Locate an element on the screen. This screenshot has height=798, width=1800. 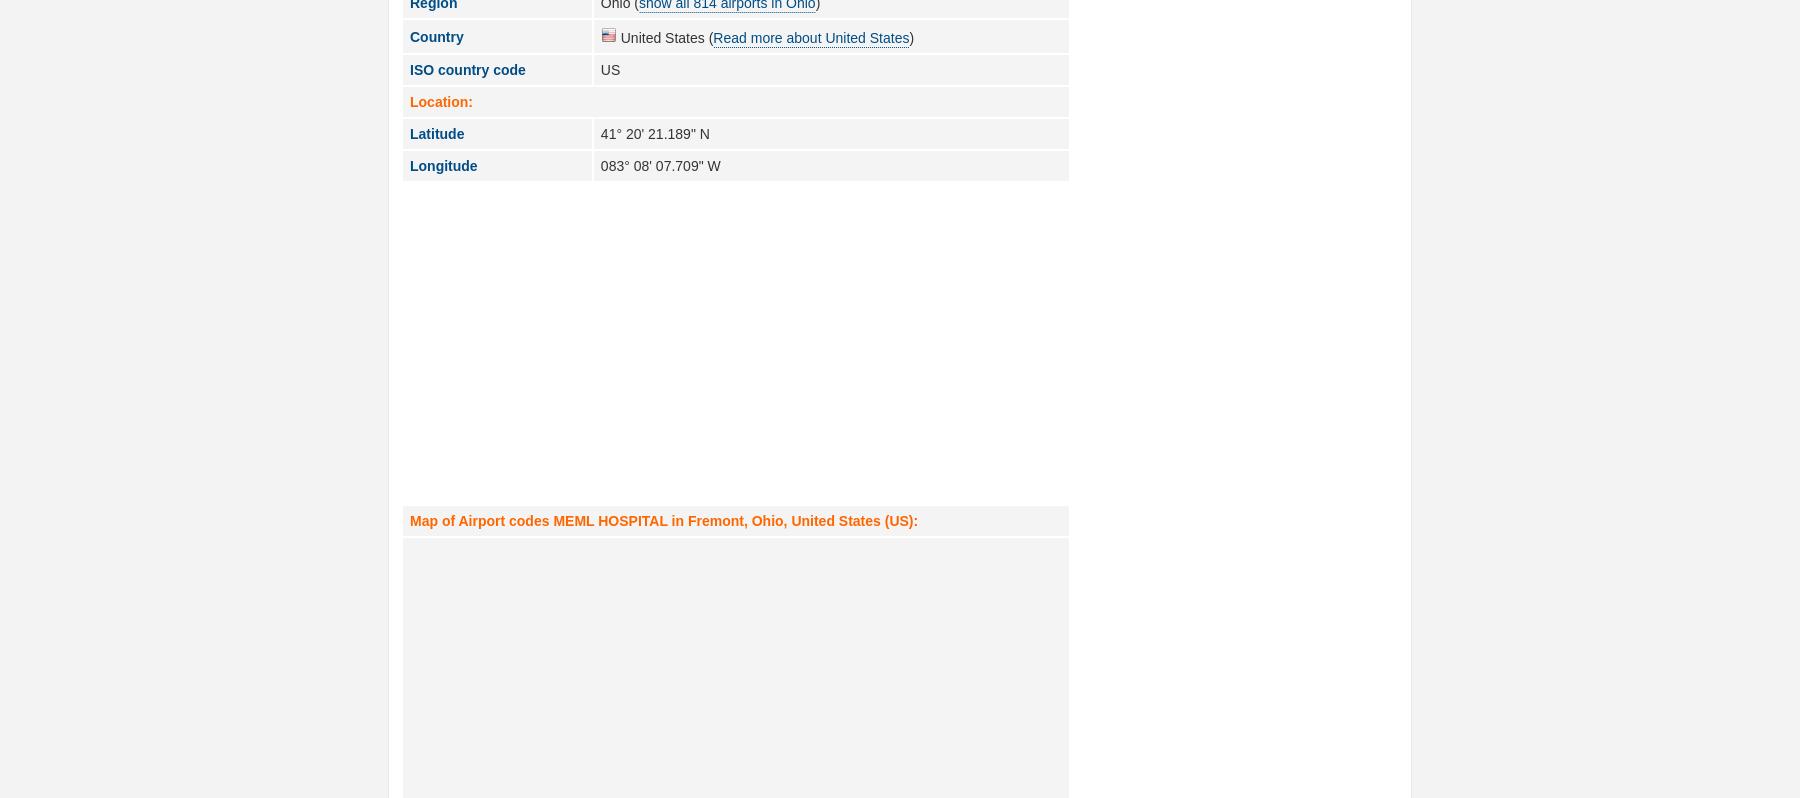
'Latitude' is located at coordinates (437, 132).